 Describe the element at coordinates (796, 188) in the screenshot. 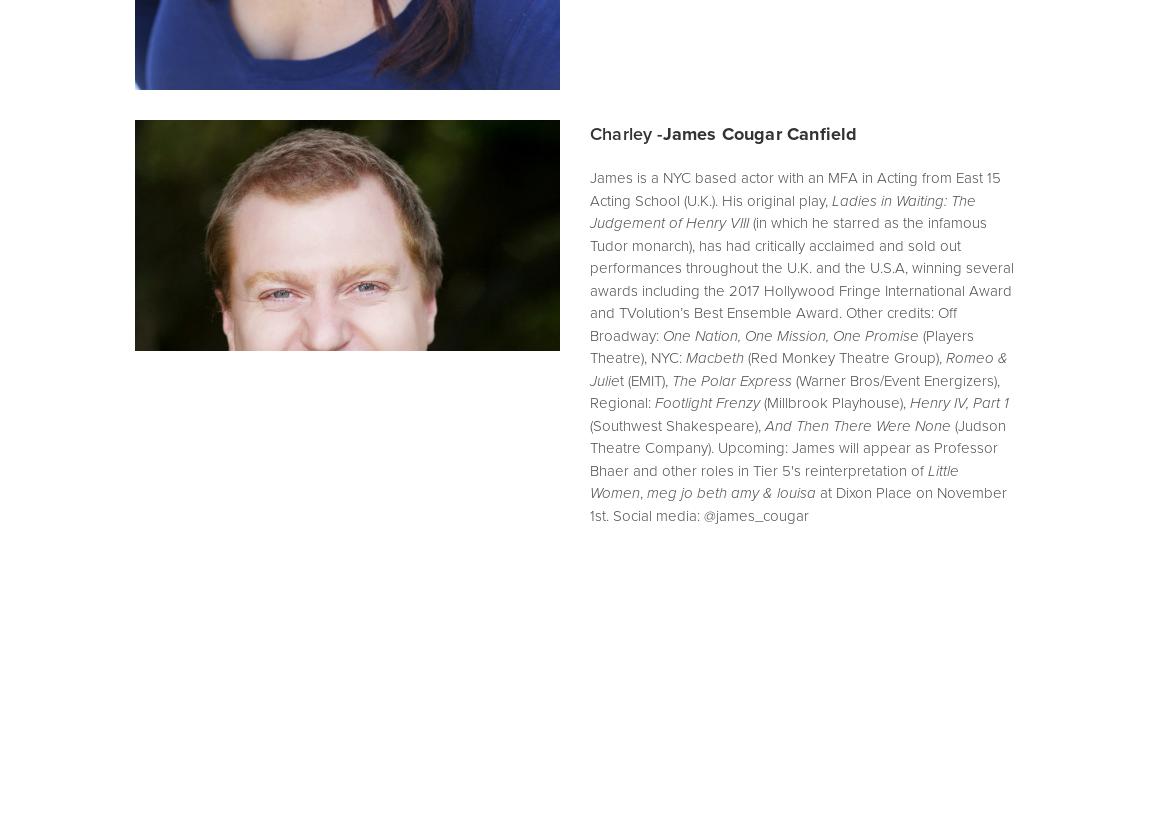

I see `'James is a NYC based actor with an MFA in Acting from East 15 Acting School (U.K.). His original play,'` at that location.